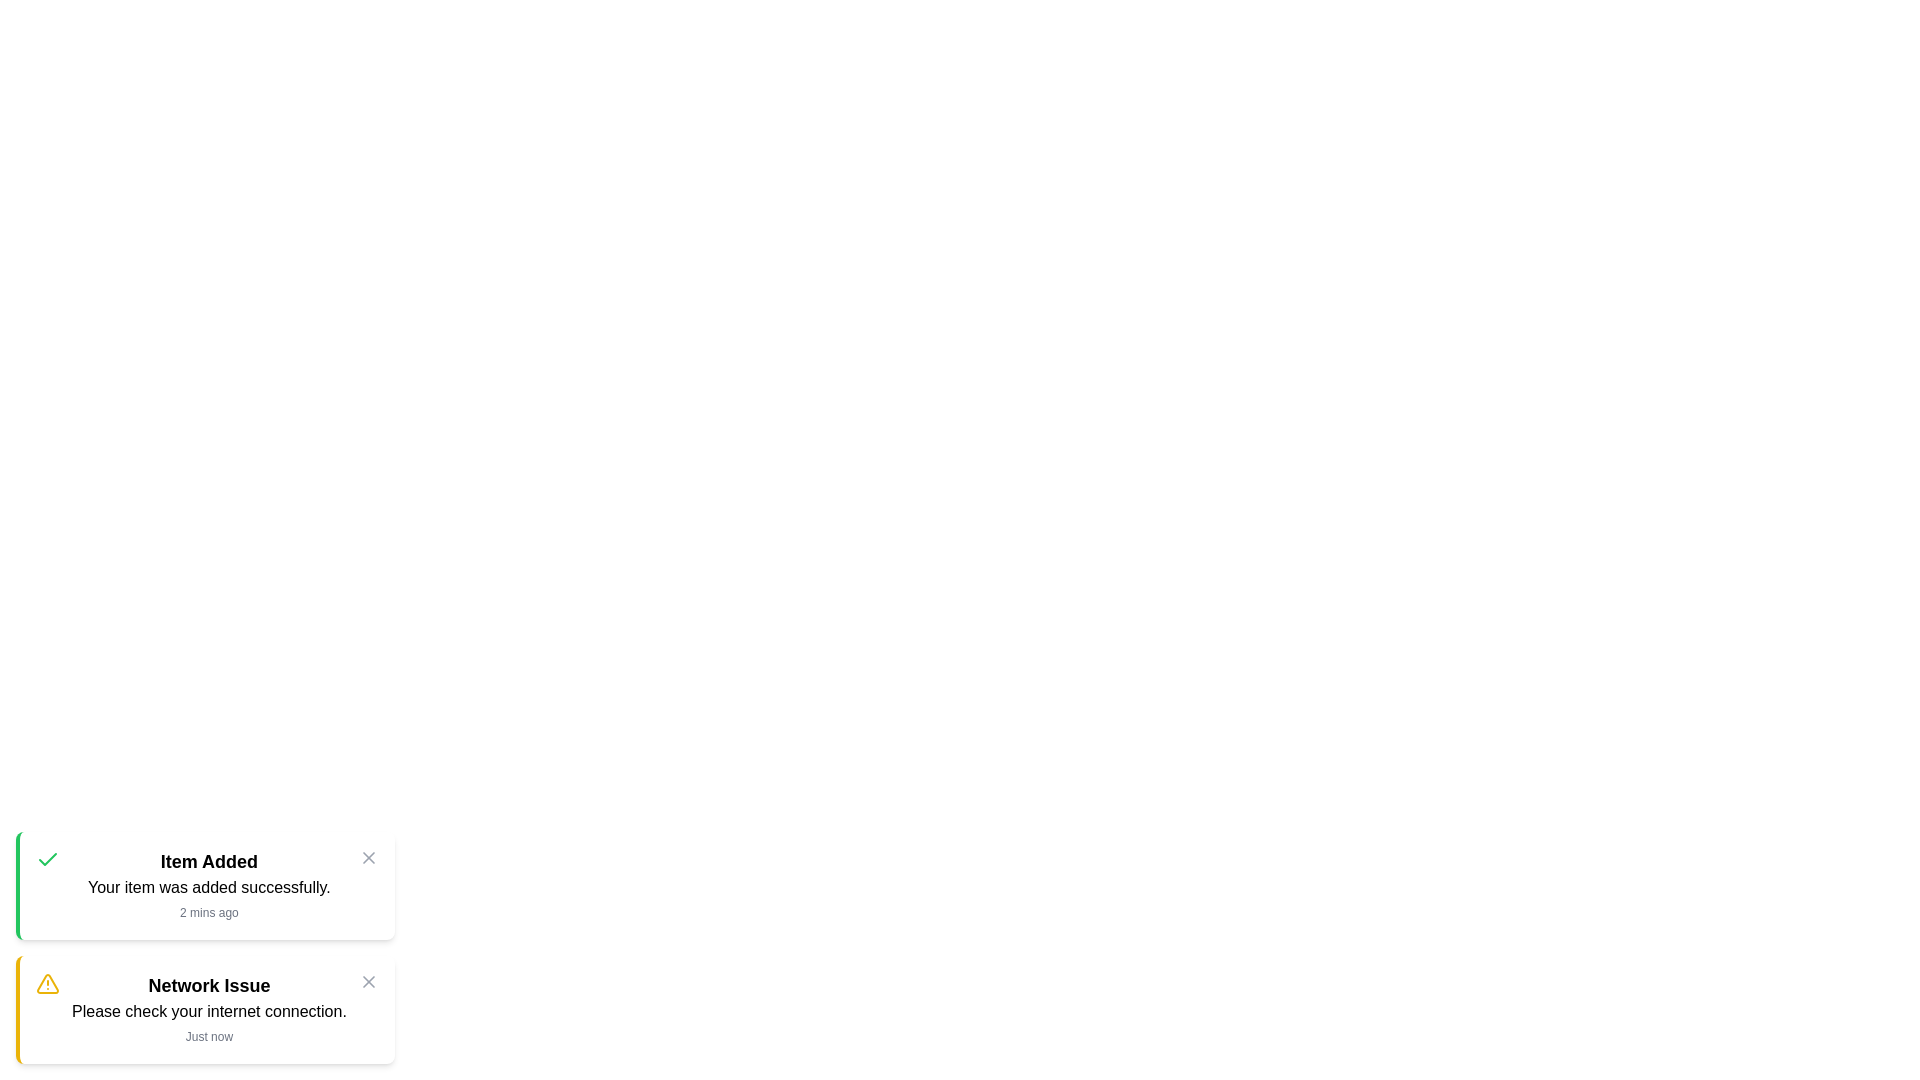  Describe the element at coordinates (48, 859) in the screenshot. I see `the notification icon to analyze its type` at that location.